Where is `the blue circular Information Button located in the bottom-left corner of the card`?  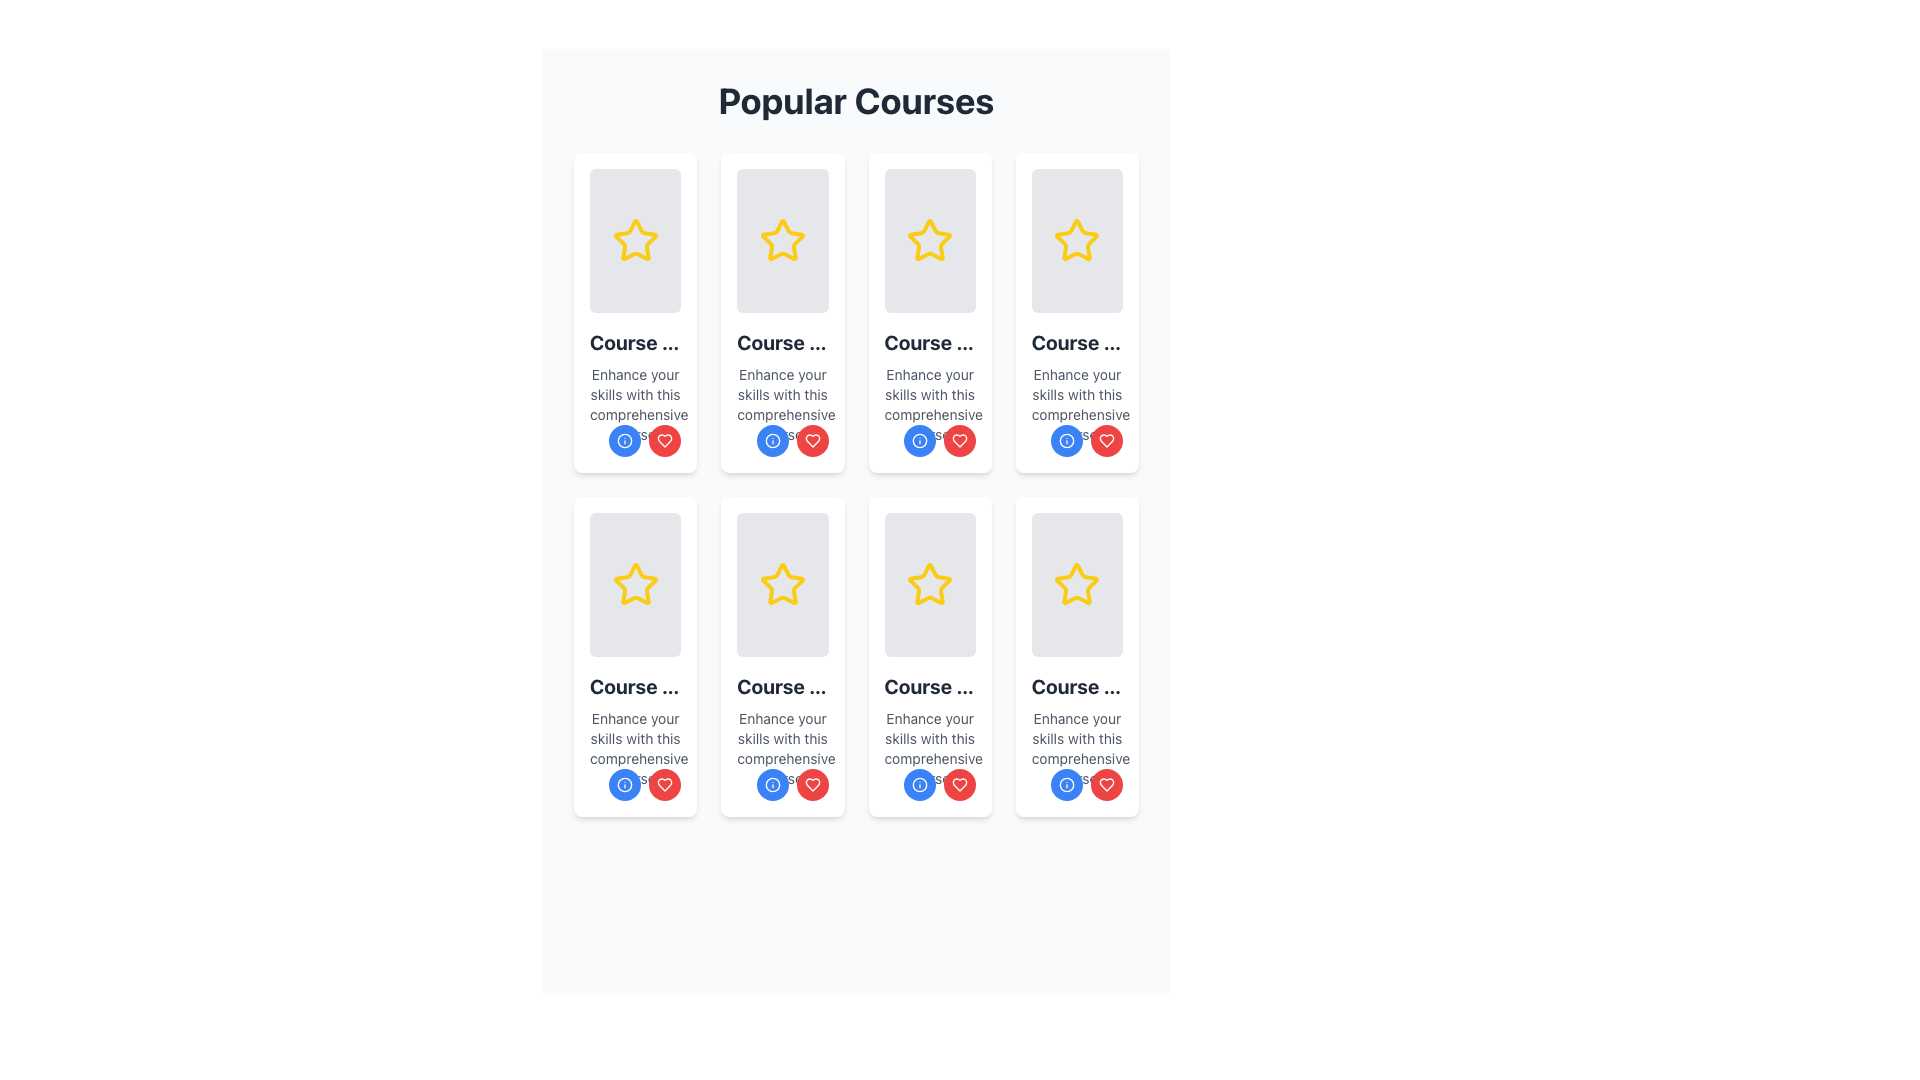
the blue circular Information Button located in the bottom-left corner of the card is located at coordinates (771, 784).